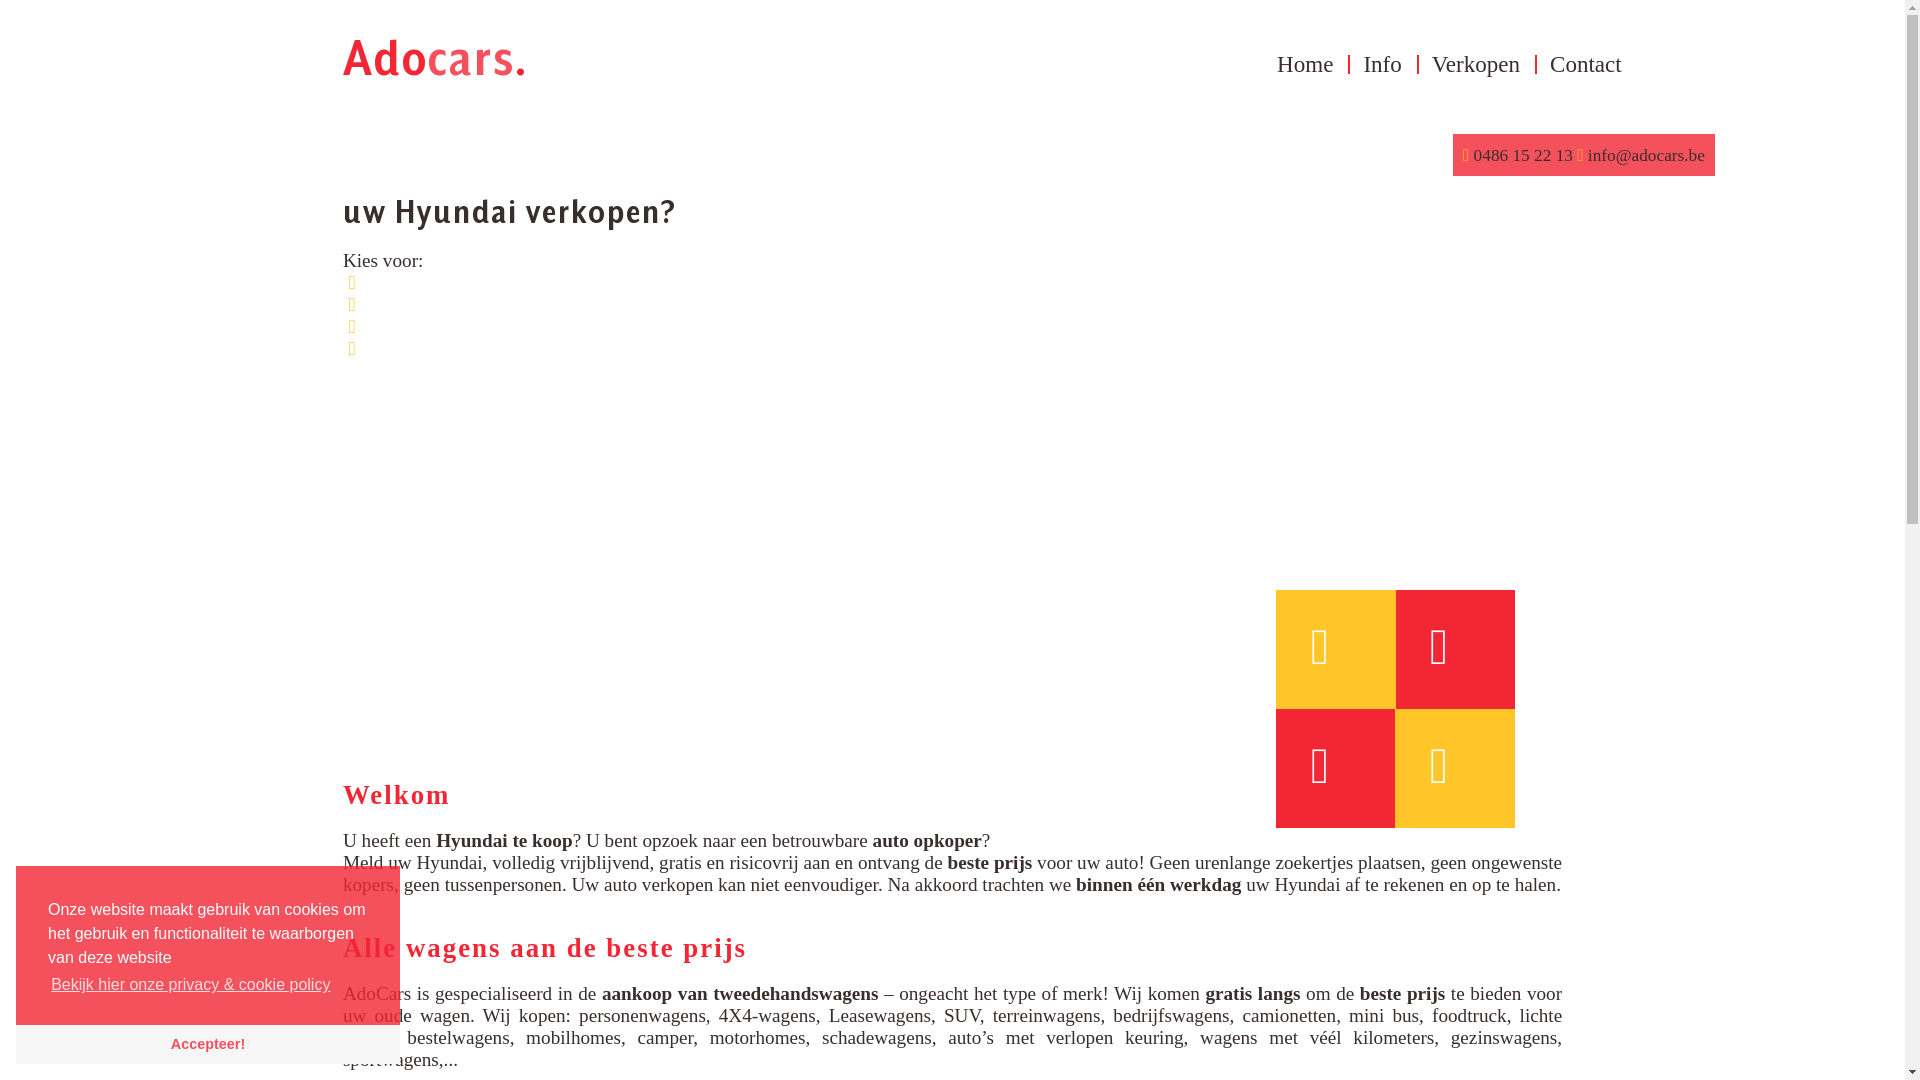  What do you see at coordinates (1261, 63) in the screenshot?
I see `'Home'` at bounding box center [1261, 63].